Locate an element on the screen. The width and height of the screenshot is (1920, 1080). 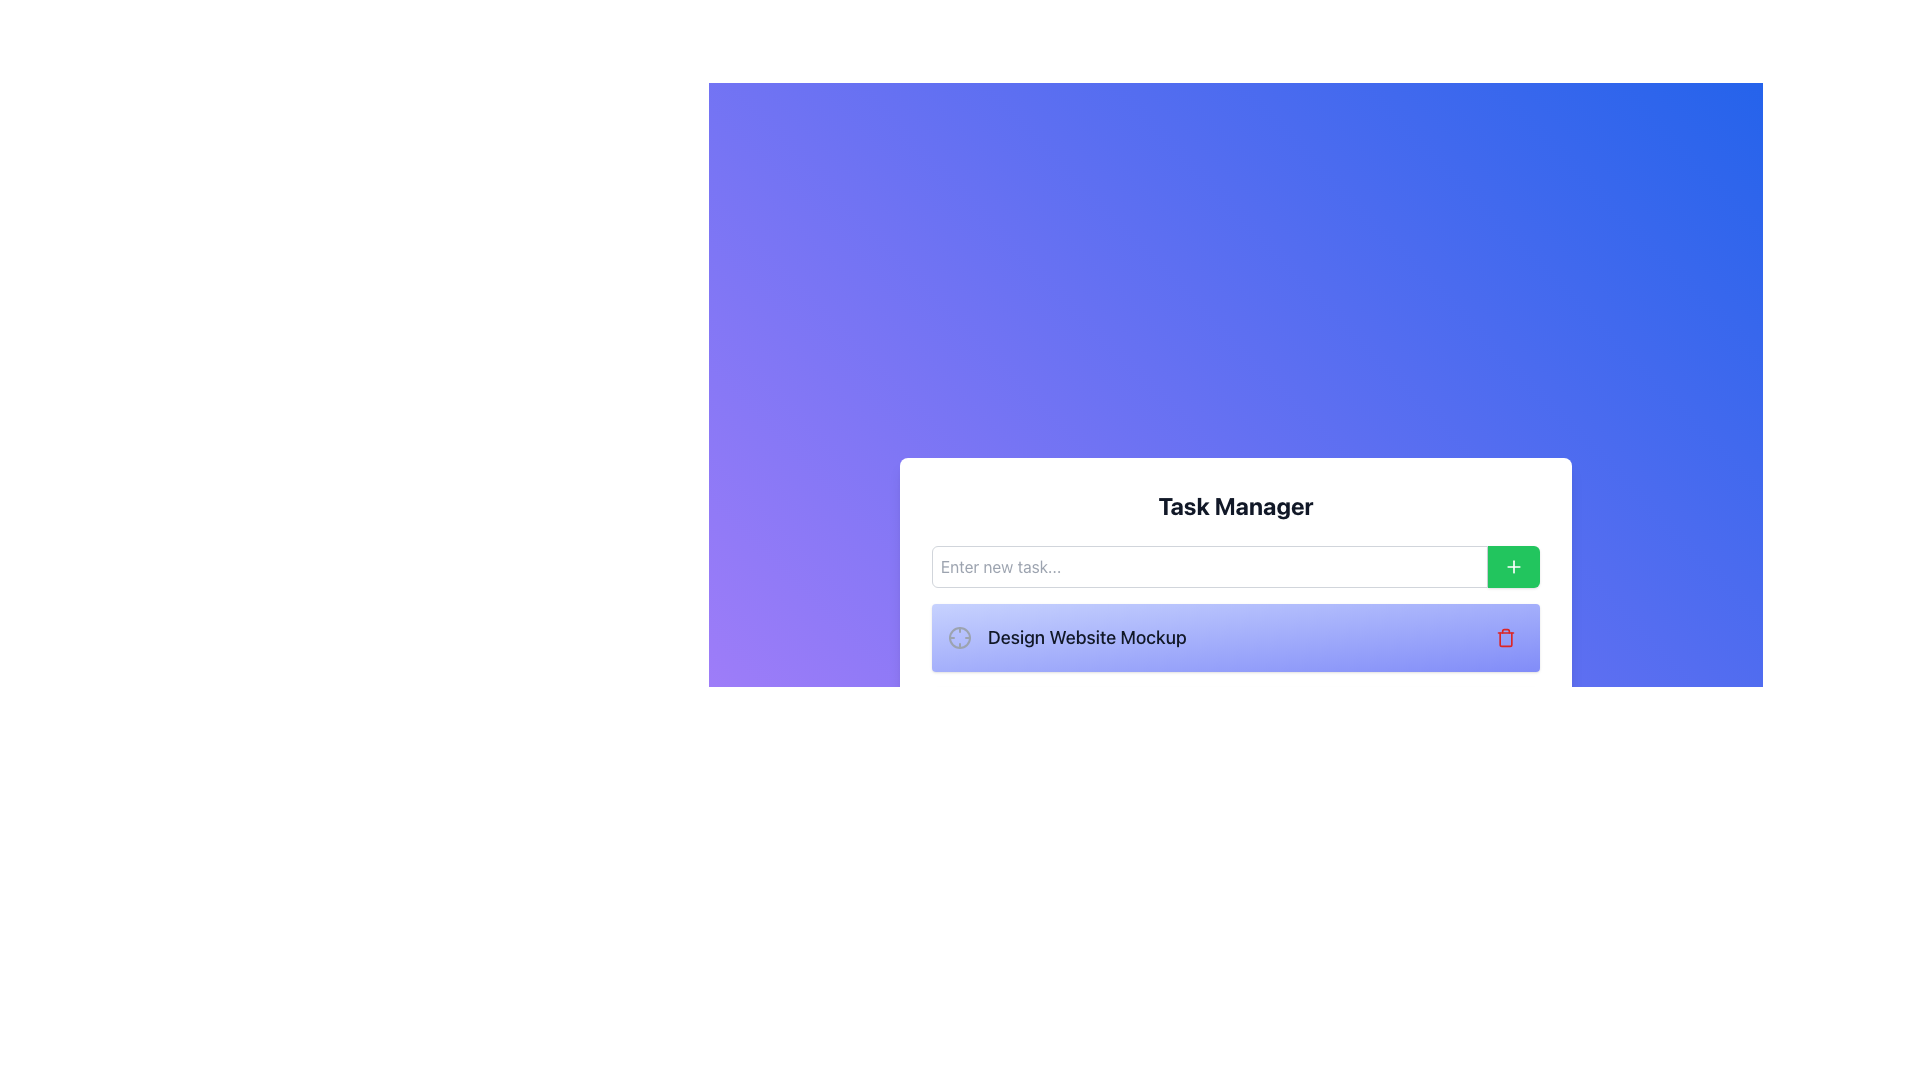
the green button with a plus icon located at the right end of the input field in the task manager interface is located at coordinates (1513, 567).